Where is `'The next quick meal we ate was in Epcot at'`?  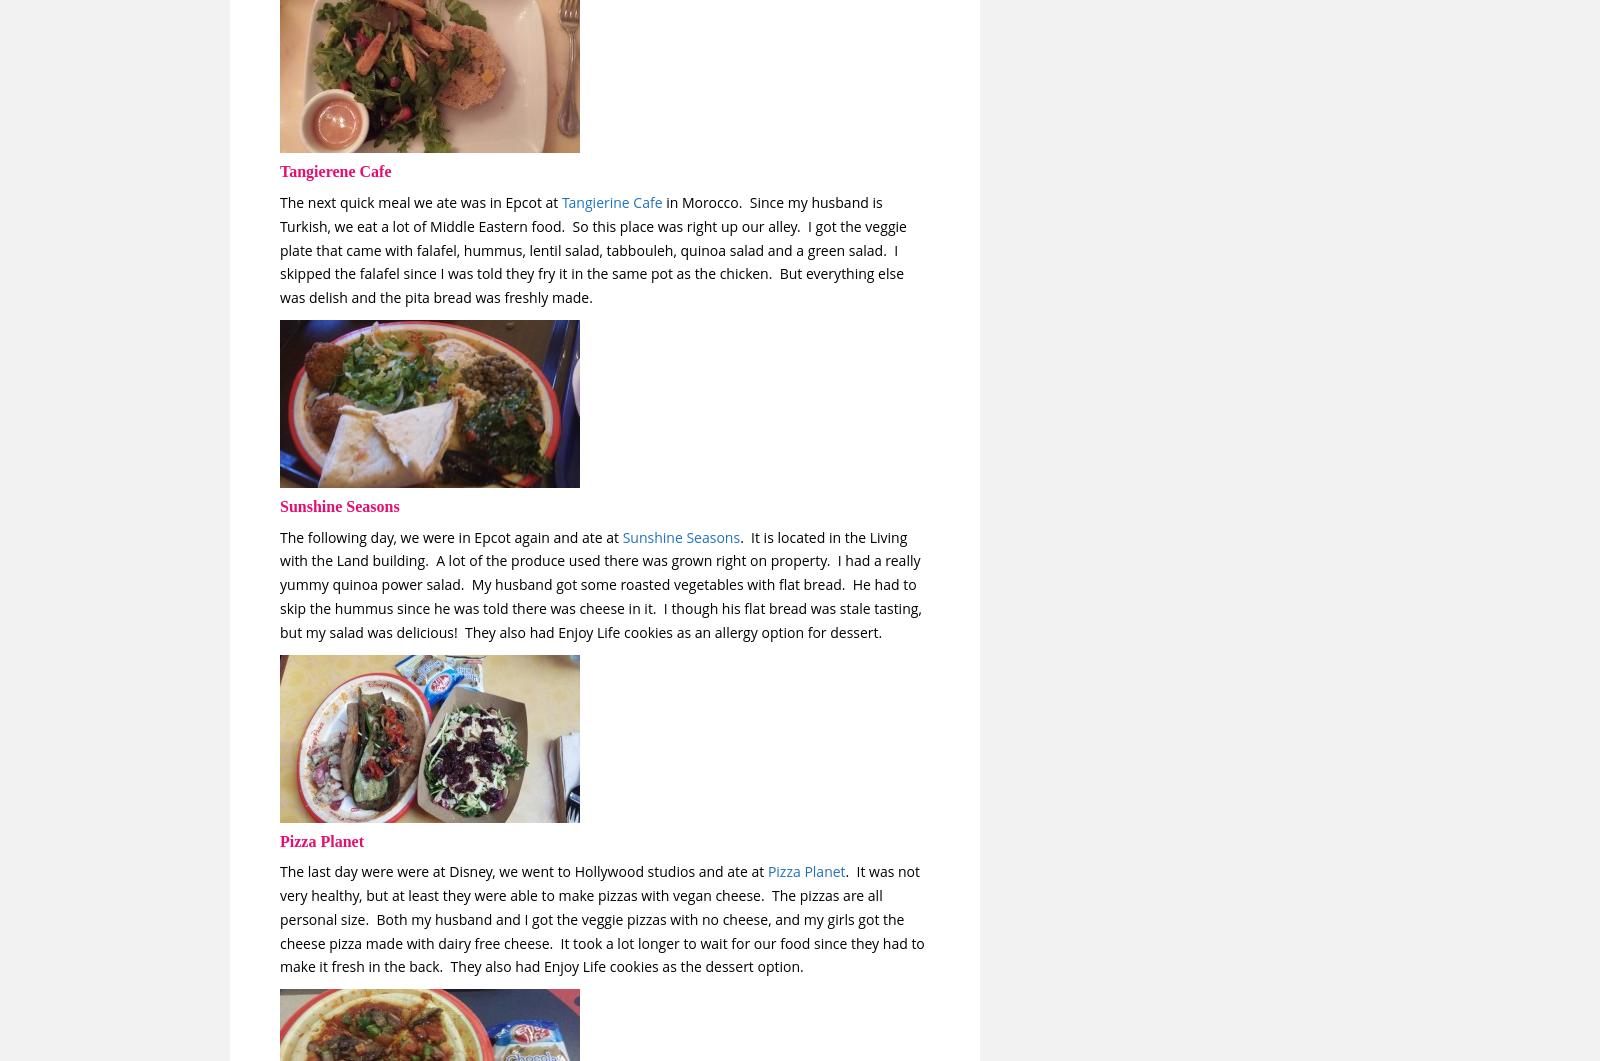
'The next quick meal we ate was in Epcot at' is located at coordinates (419, 201).